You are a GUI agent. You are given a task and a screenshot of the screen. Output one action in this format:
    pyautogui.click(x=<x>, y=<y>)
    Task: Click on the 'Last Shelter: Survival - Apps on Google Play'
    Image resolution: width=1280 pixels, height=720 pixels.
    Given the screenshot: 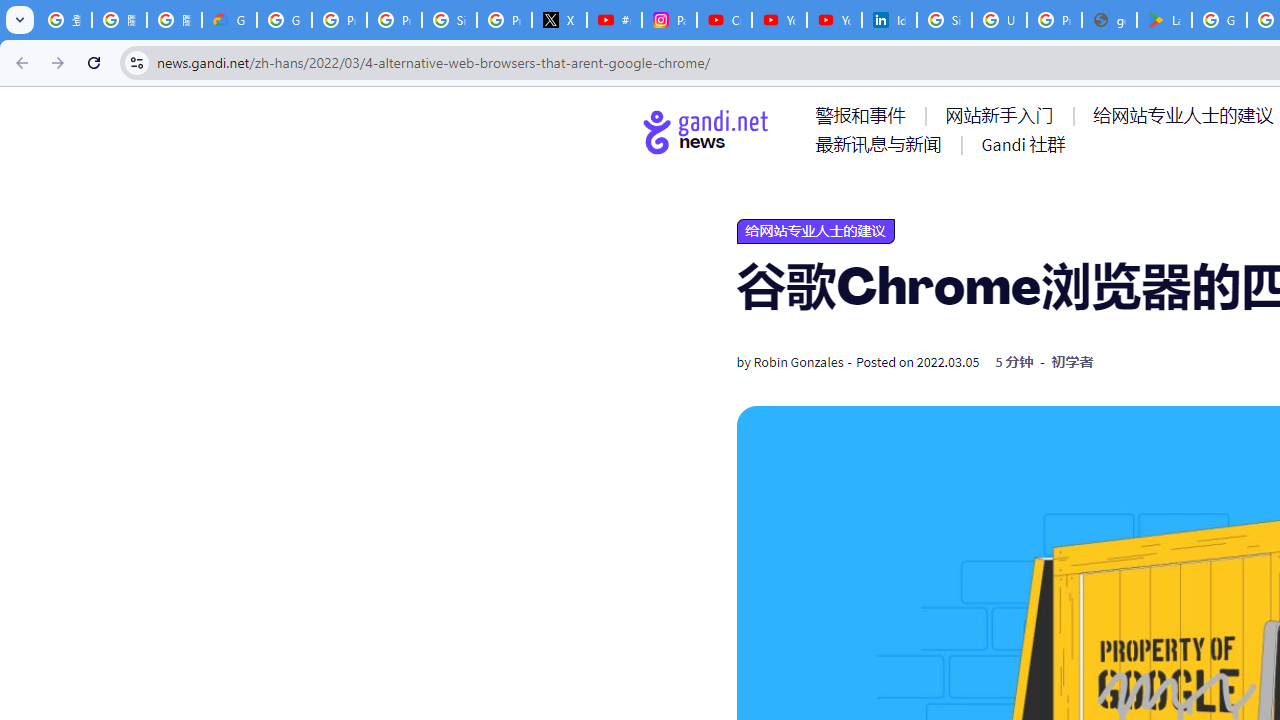 What is the action you would take?
    pyautogui.click(x=1164, y=20)
    